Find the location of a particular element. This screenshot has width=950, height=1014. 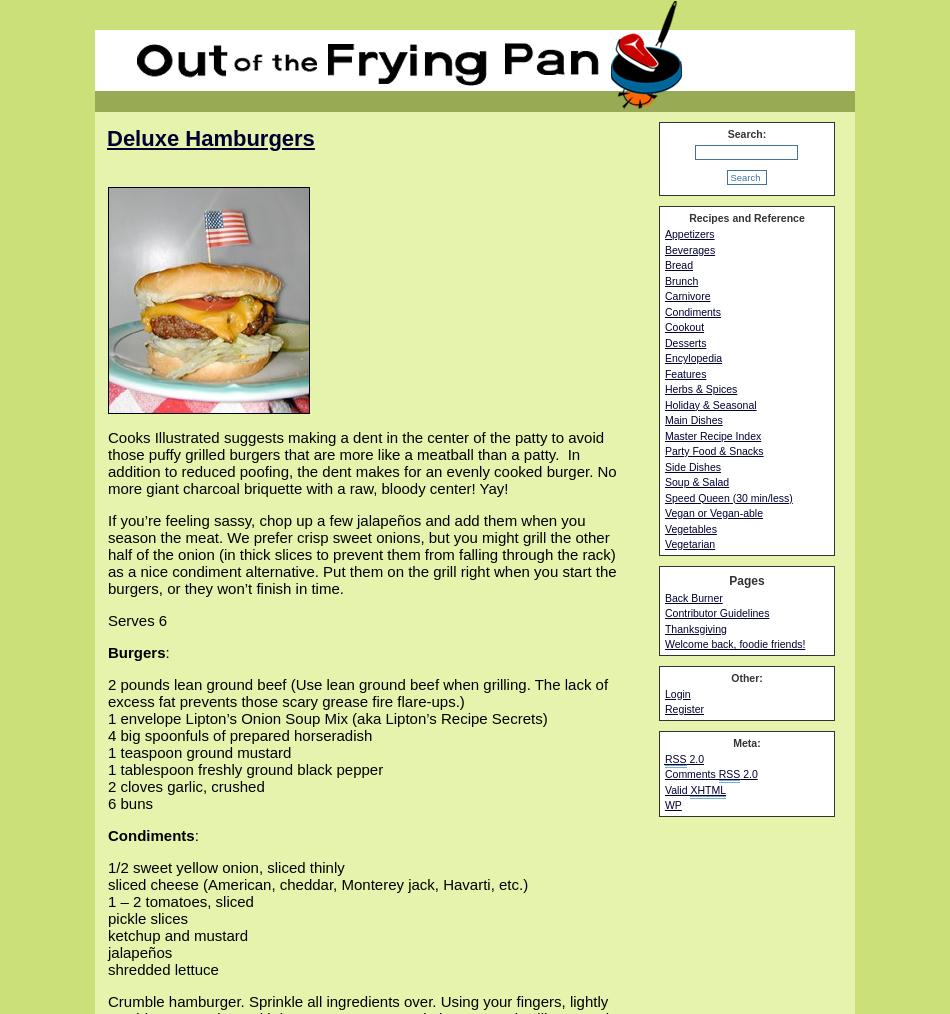

'2 cloves garlic, crushed' is located at coordinates (186, 786).